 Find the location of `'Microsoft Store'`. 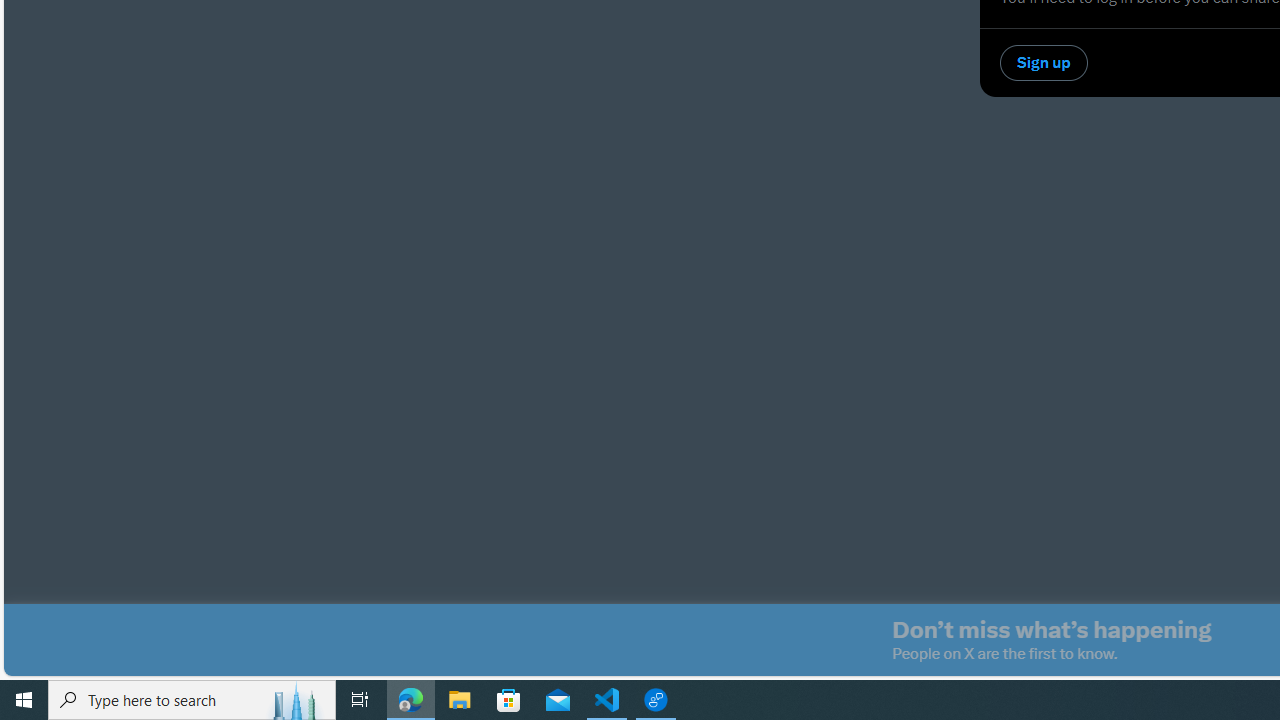

'Microsoft Store' is located at coordinates (509, 698).